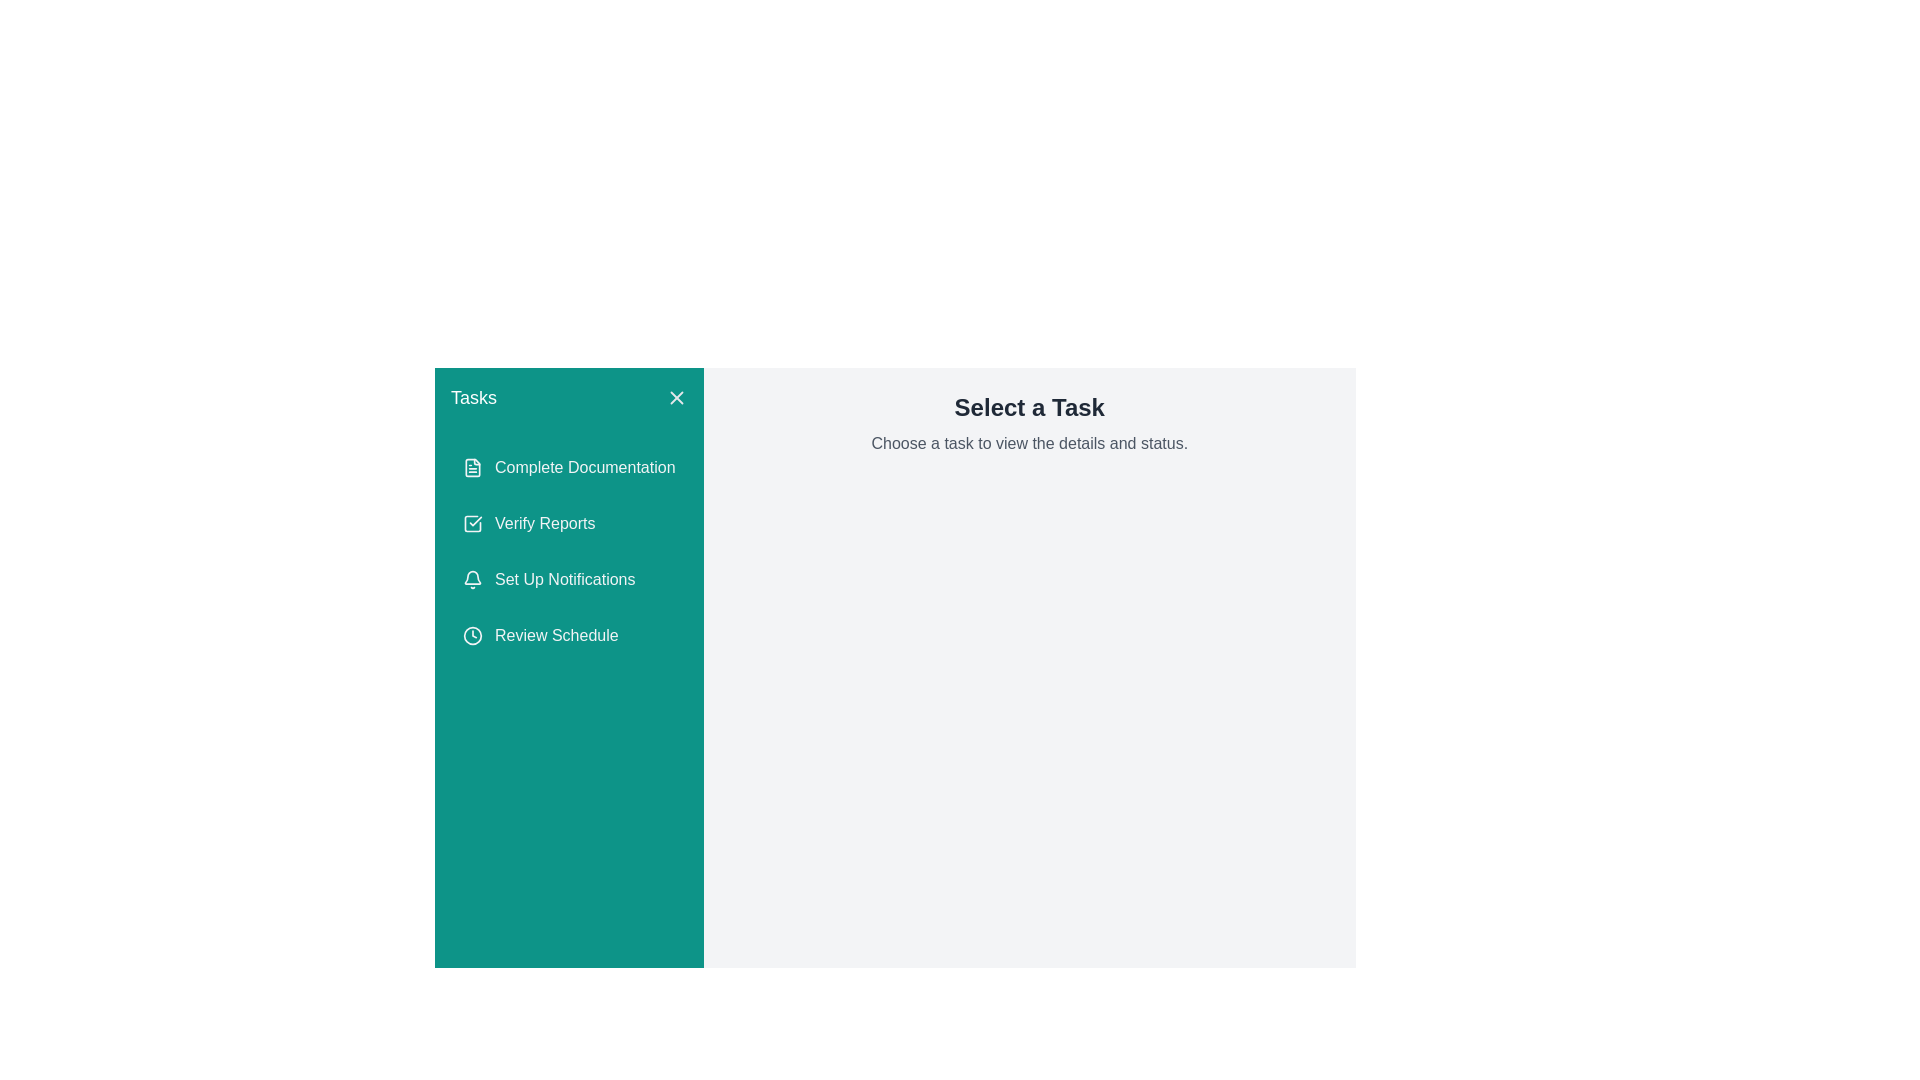 The image size is (1920, 1080). Describe the element at coordinates (1029, 407) in the screenshot. I see `the Static Text element that serves as the heading or title for the section, located near the top right of the content area, above a subtitle` at that location.